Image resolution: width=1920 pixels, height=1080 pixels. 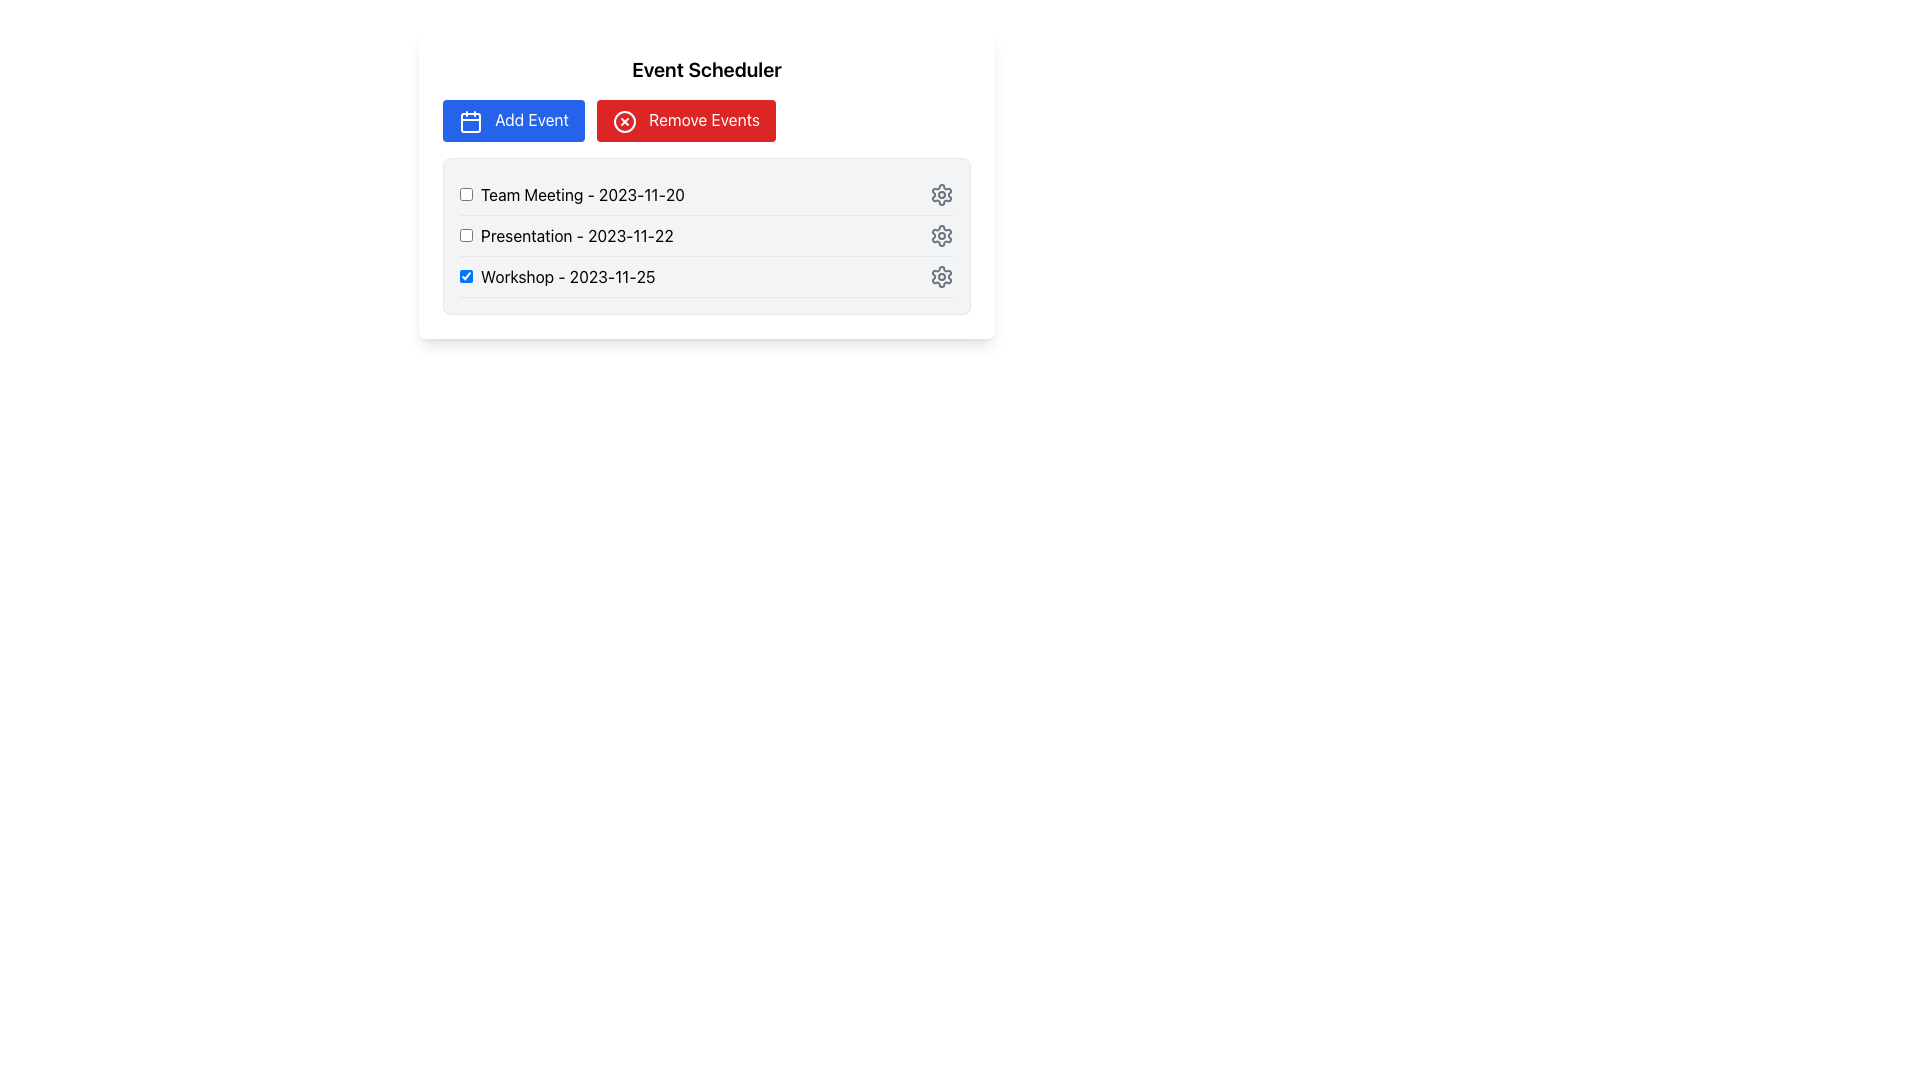 What do you see at coordinates (576, 234) in the screenshot?
I see `the text label element displaying 'Presentation - 2023-11-22' in the second row of the event list under 'Event Scheduler'` at bounding box center [576, 234].